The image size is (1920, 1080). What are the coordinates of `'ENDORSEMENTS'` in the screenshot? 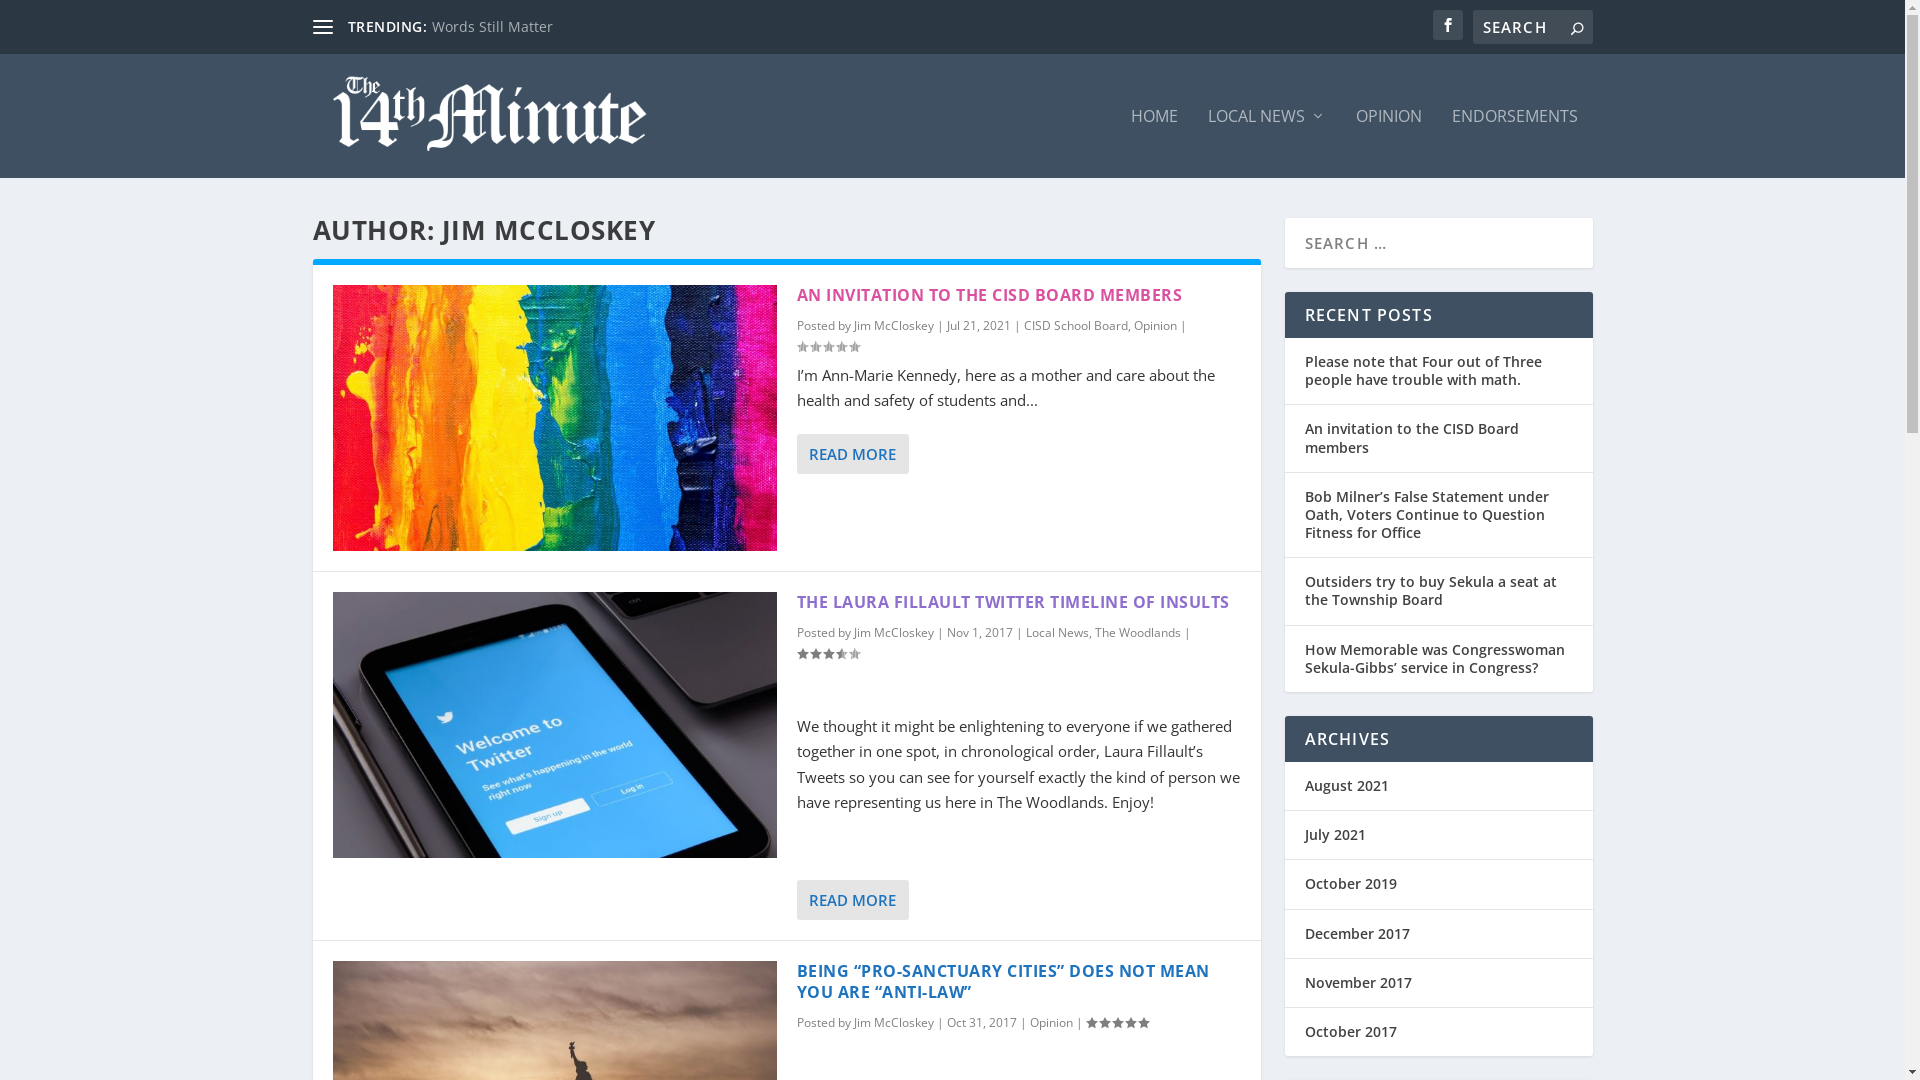 It's located at (1515, 141).